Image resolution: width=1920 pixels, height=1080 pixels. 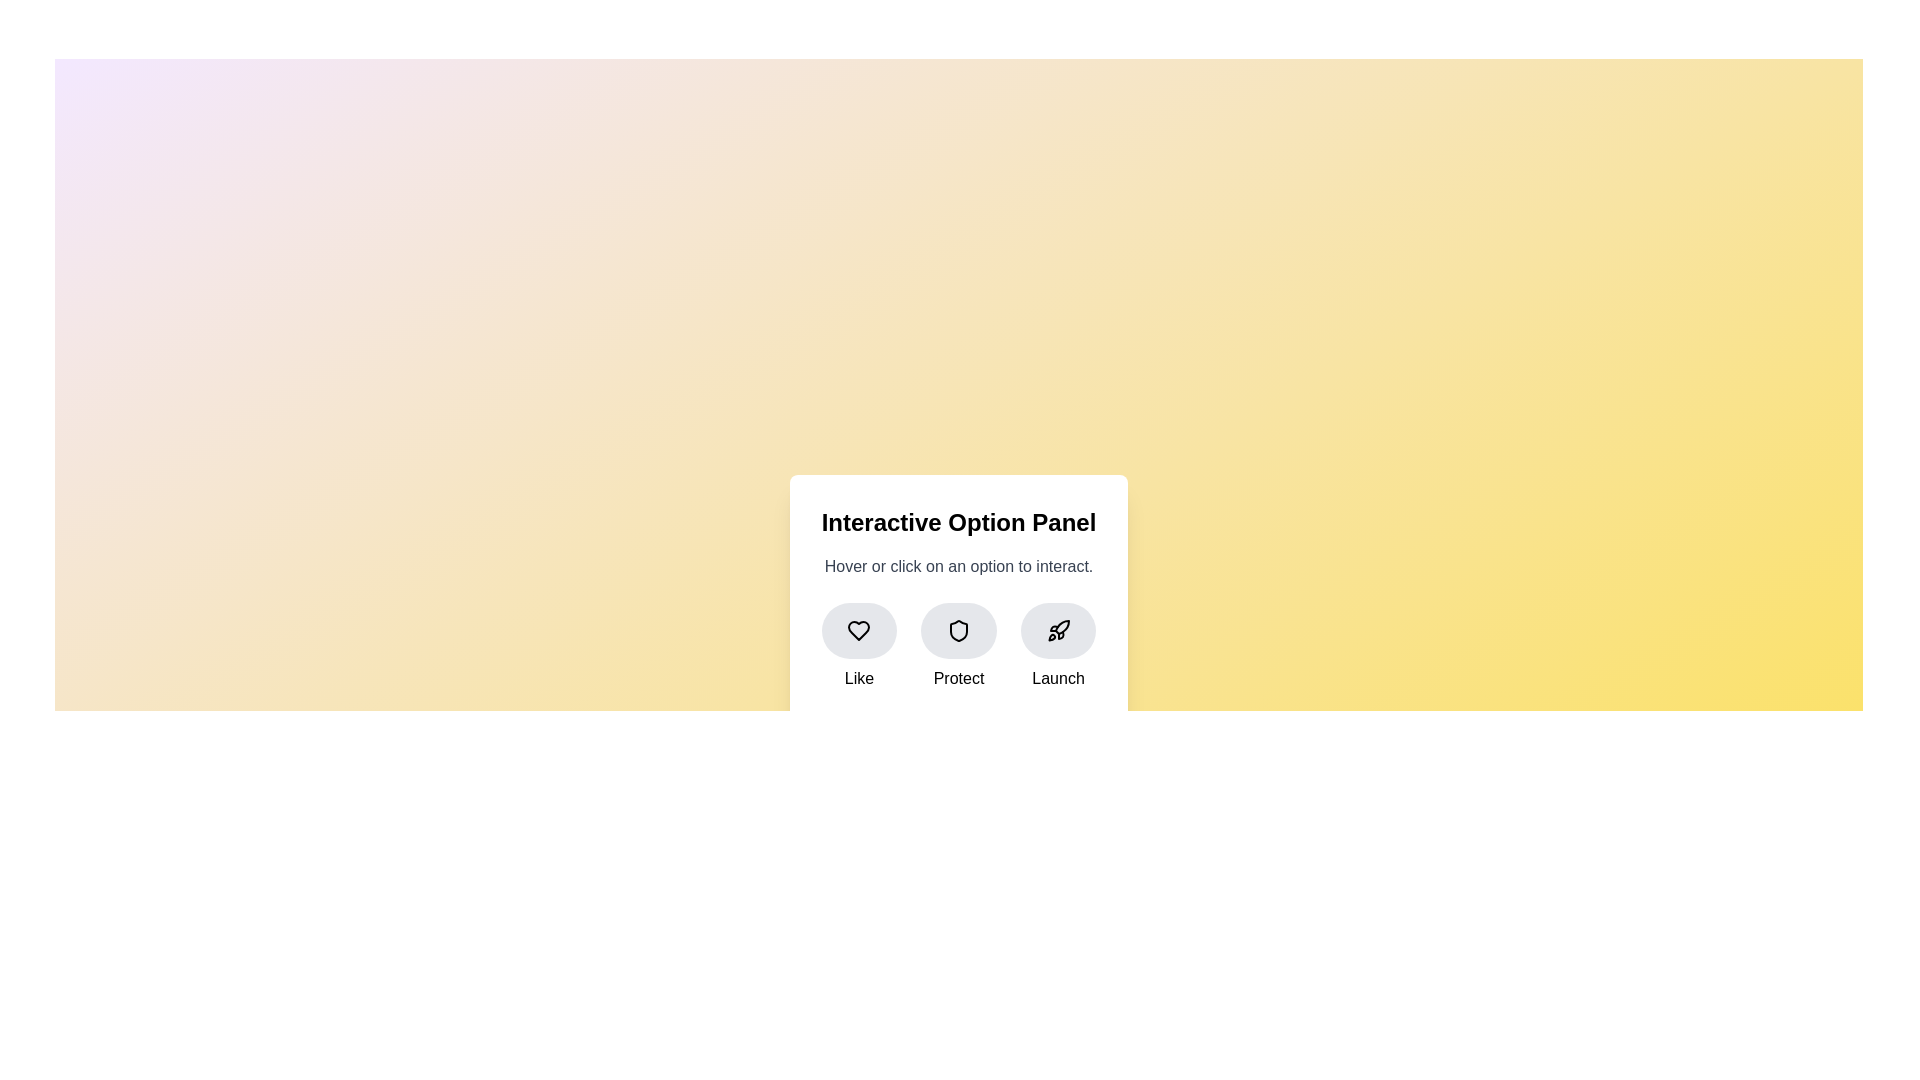 I want to click on the rightmost button in the 'Interactive Option Panel' that serves as a trigger for the 'Launch' action, located directly above the text 'Launch.', so click(x=1057, y=631).